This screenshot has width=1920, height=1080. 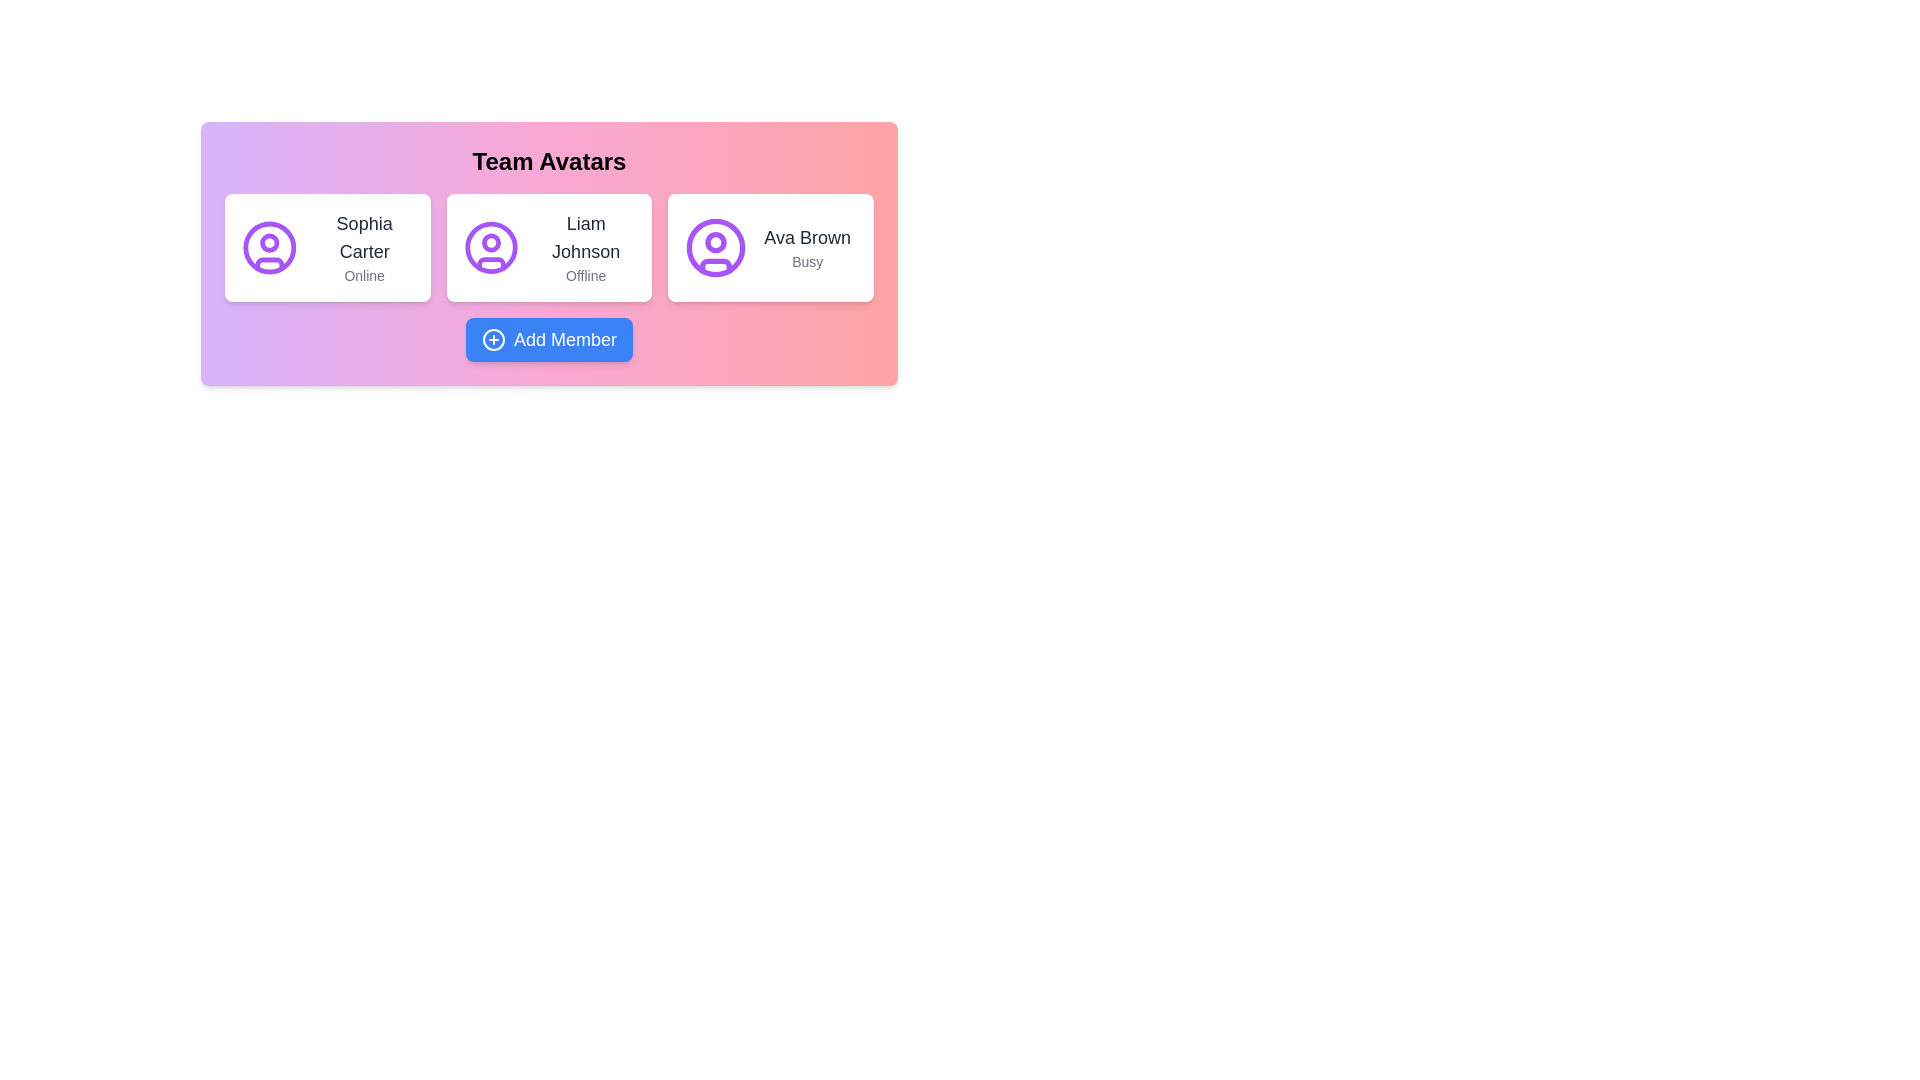 I want to click on the online status text label indicating 'Sophia Carter' is currently active or available online, which is centrally located beneath her name, so click(x=364, y=276).